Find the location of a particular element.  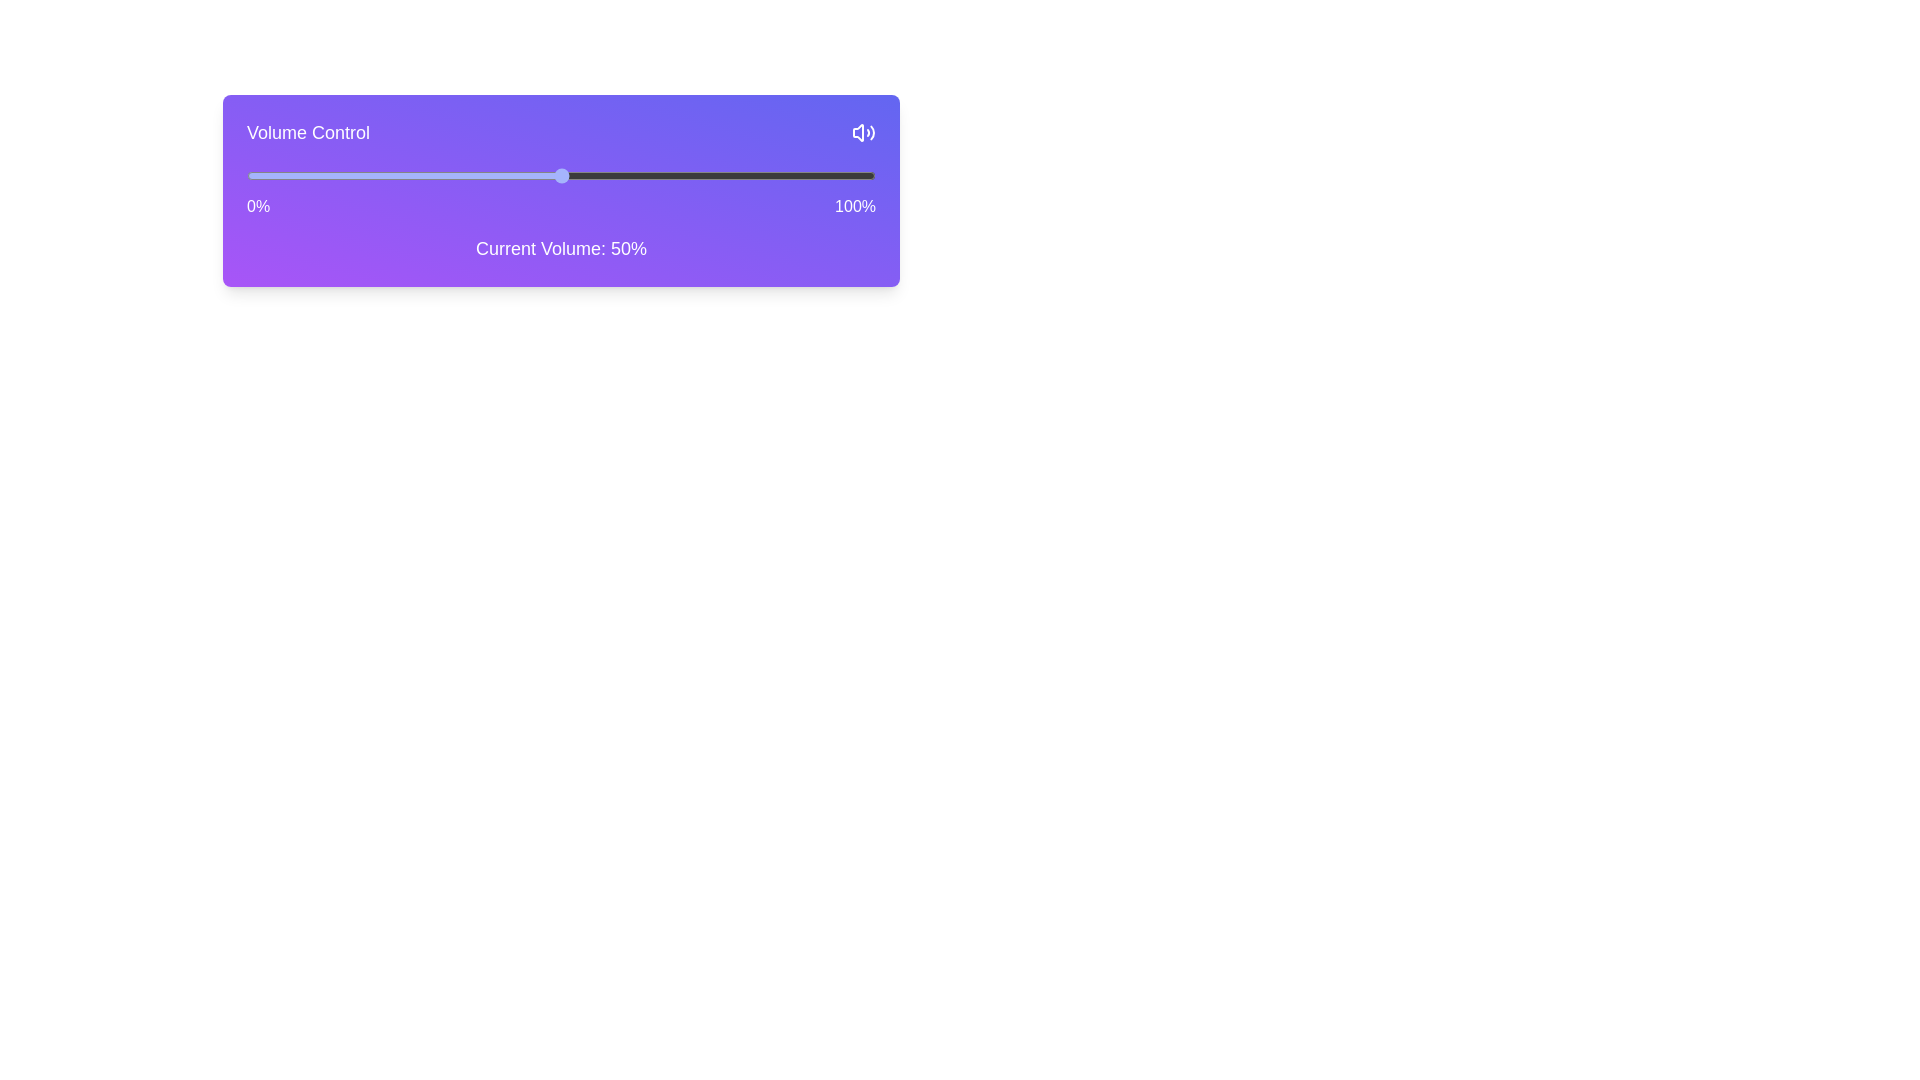

volume level is located at coordinates (869, 175).